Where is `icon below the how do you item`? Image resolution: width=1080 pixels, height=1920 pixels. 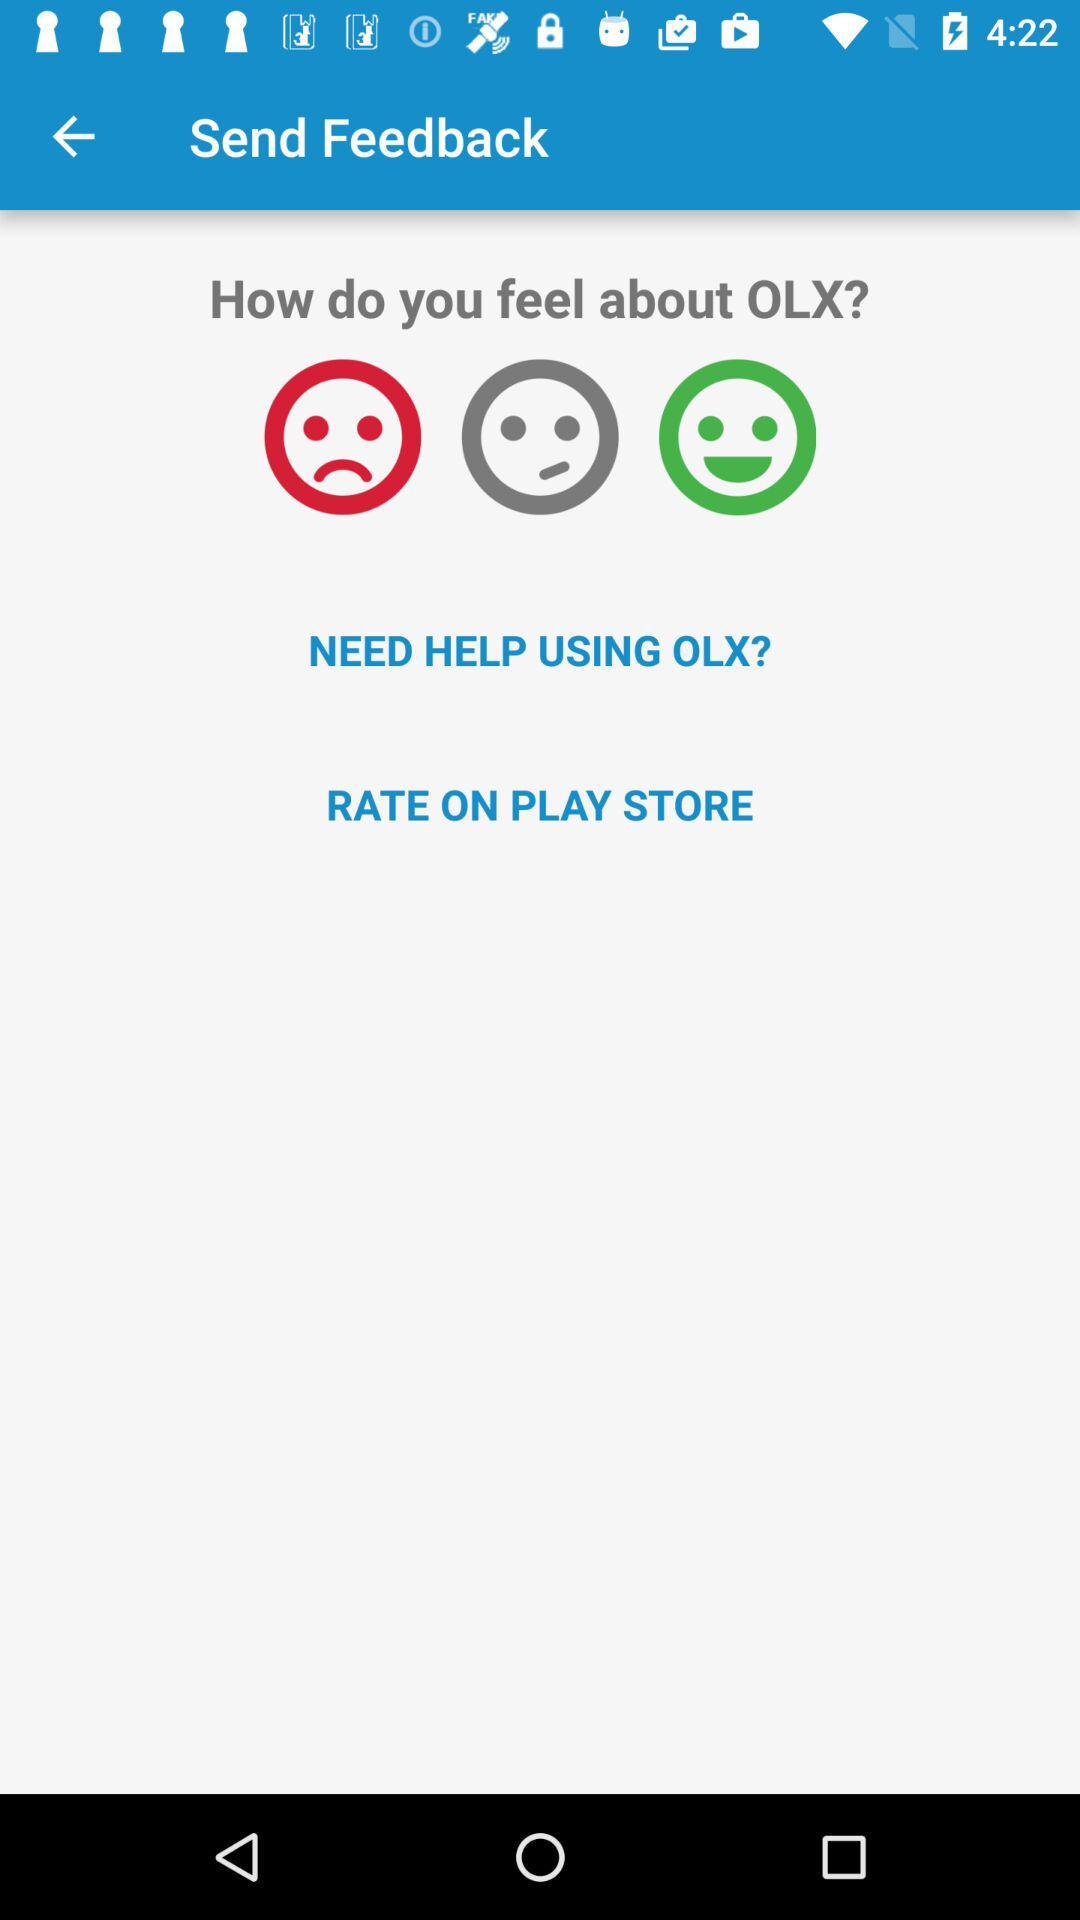
icon below the how do you item is located at coordinates (540, 436).